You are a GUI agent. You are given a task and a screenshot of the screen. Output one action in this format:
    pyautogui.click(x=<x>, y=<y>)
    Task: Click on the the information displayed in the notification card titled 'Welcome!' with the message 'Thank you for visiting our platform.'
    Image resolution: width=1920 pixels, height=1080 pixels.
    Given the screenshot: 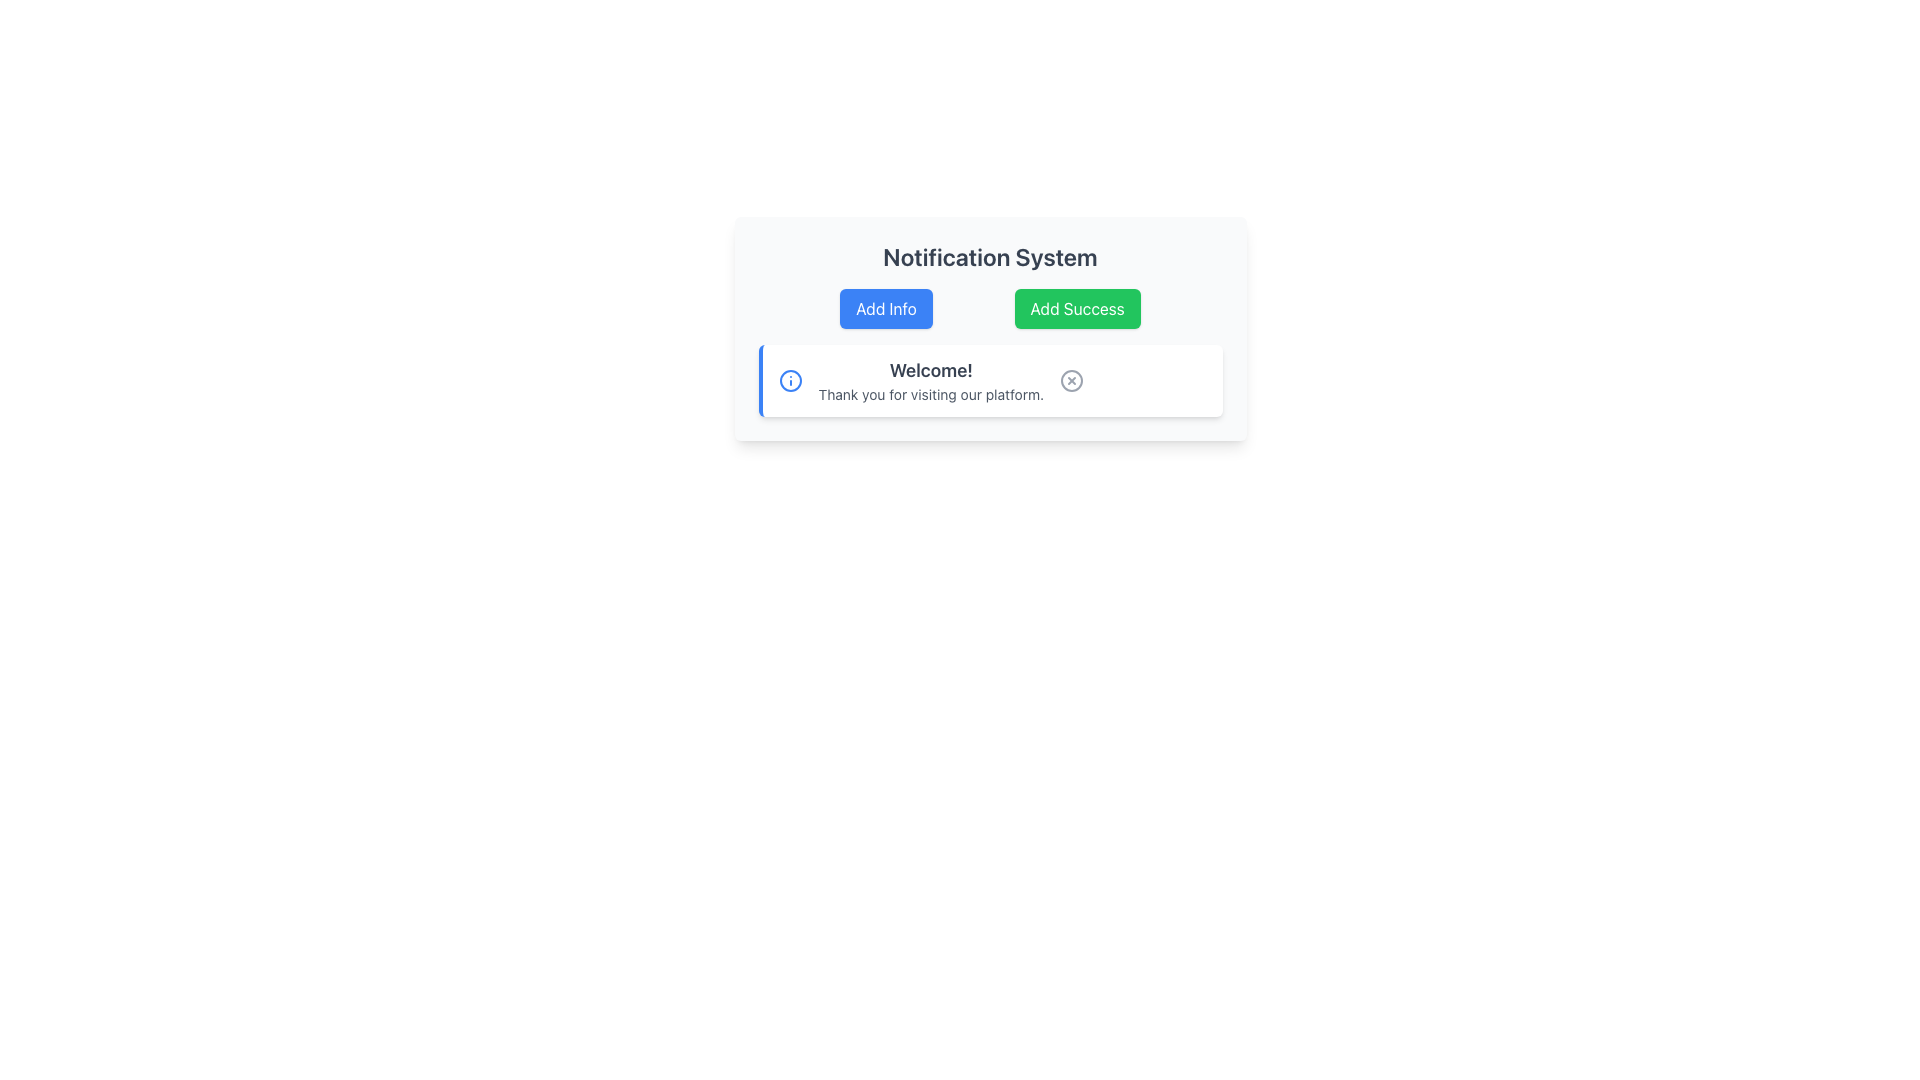 What is the action you would take?
    pyautogui.click(x=990, y=381)
    